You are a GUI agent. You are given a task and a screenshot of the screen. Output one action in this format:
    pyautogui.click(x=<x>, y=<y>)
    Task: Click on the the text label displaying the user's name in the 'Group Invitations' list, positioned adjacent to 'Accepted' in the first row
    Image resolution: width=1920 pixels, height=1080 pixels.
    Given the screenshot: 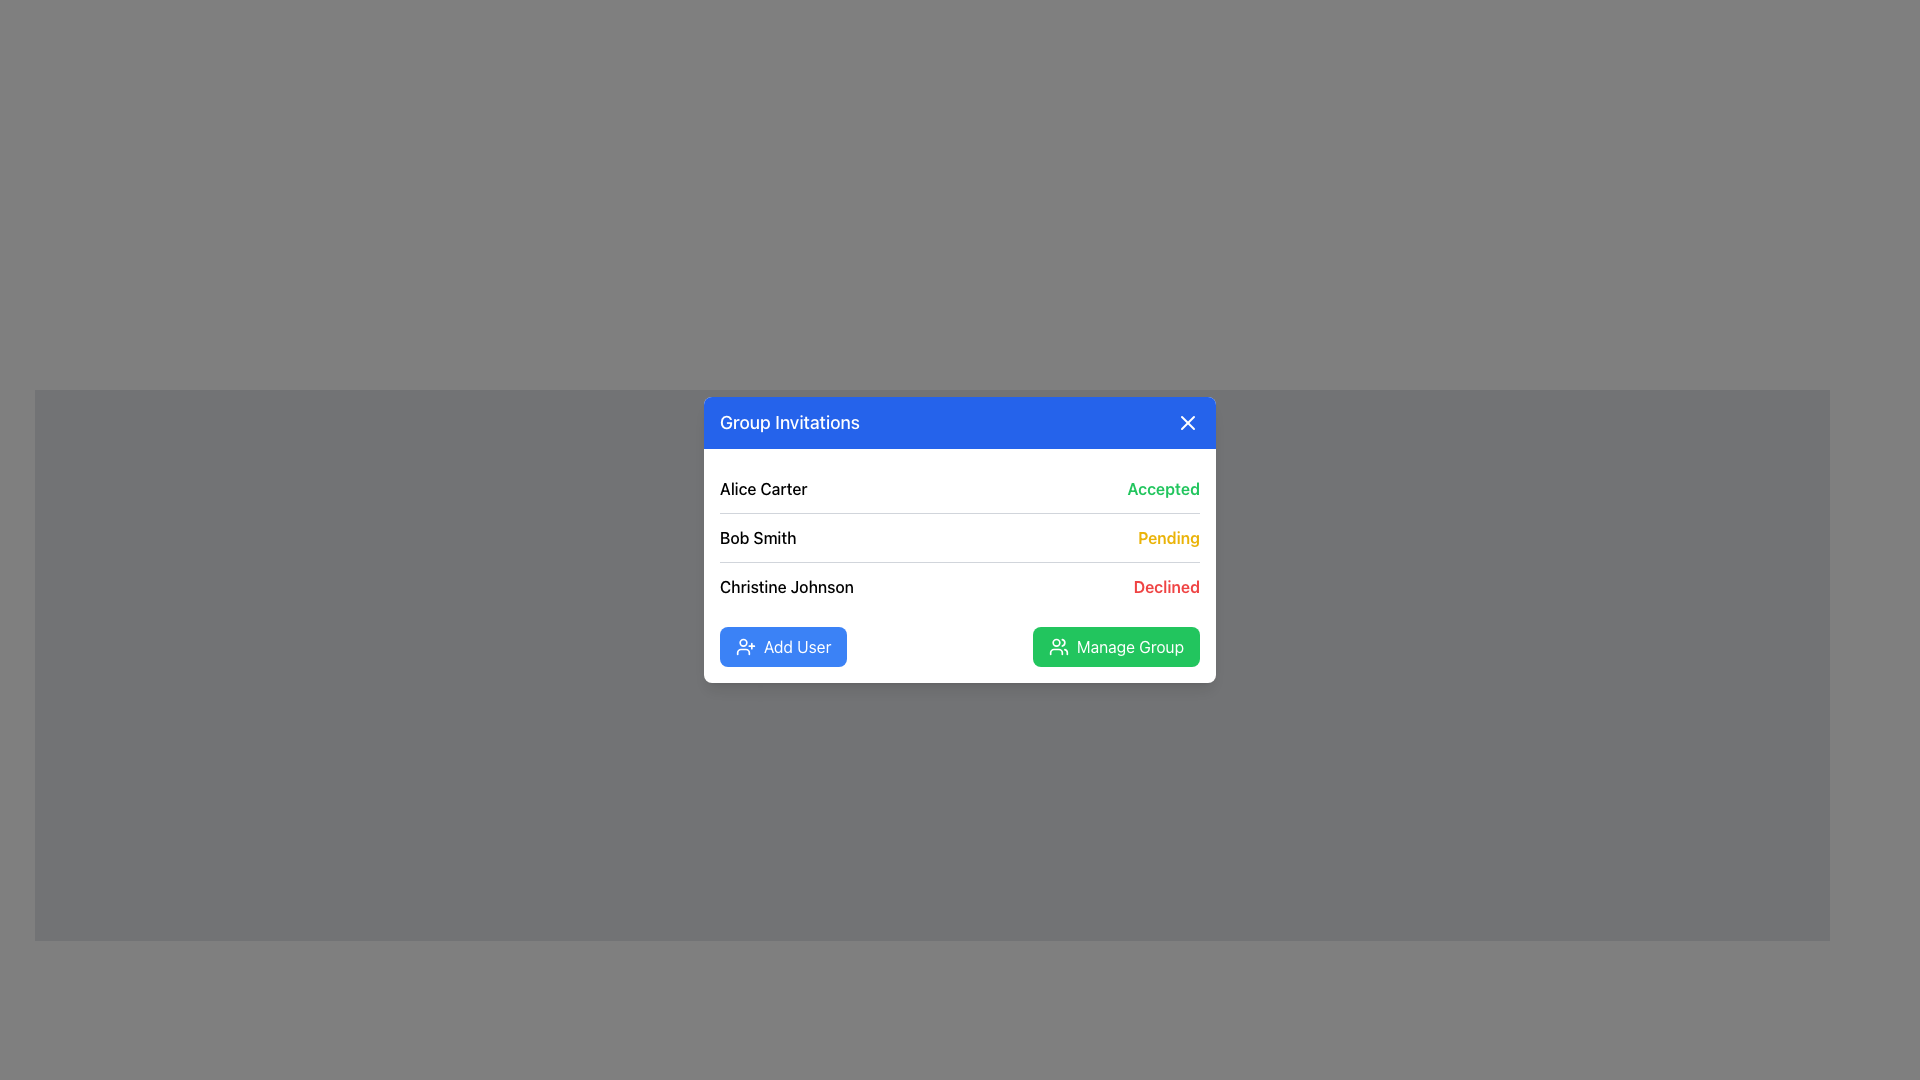 What is the action you would take?
    pyautogui.click(x=762, y=489)
    